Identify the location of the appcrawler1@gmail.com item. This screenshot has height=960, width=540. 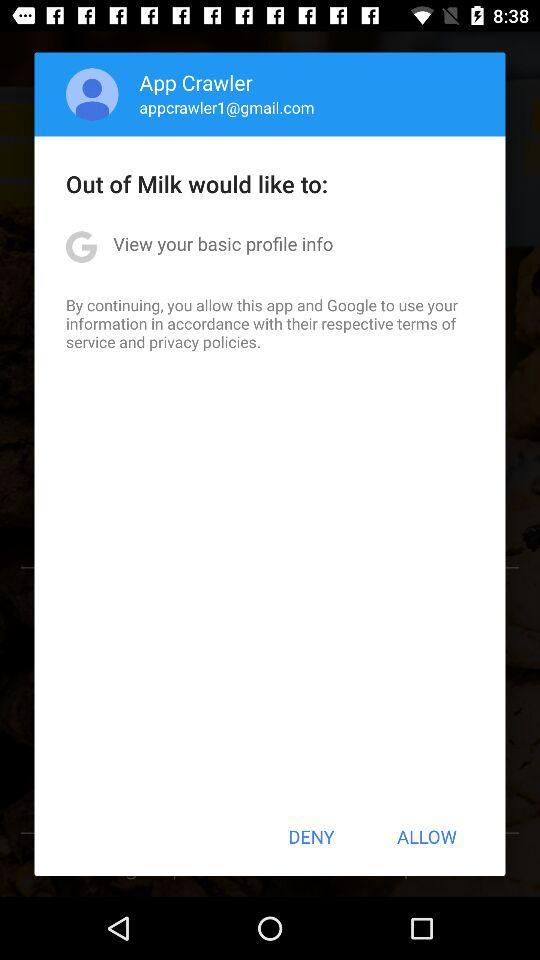
(226, 107).